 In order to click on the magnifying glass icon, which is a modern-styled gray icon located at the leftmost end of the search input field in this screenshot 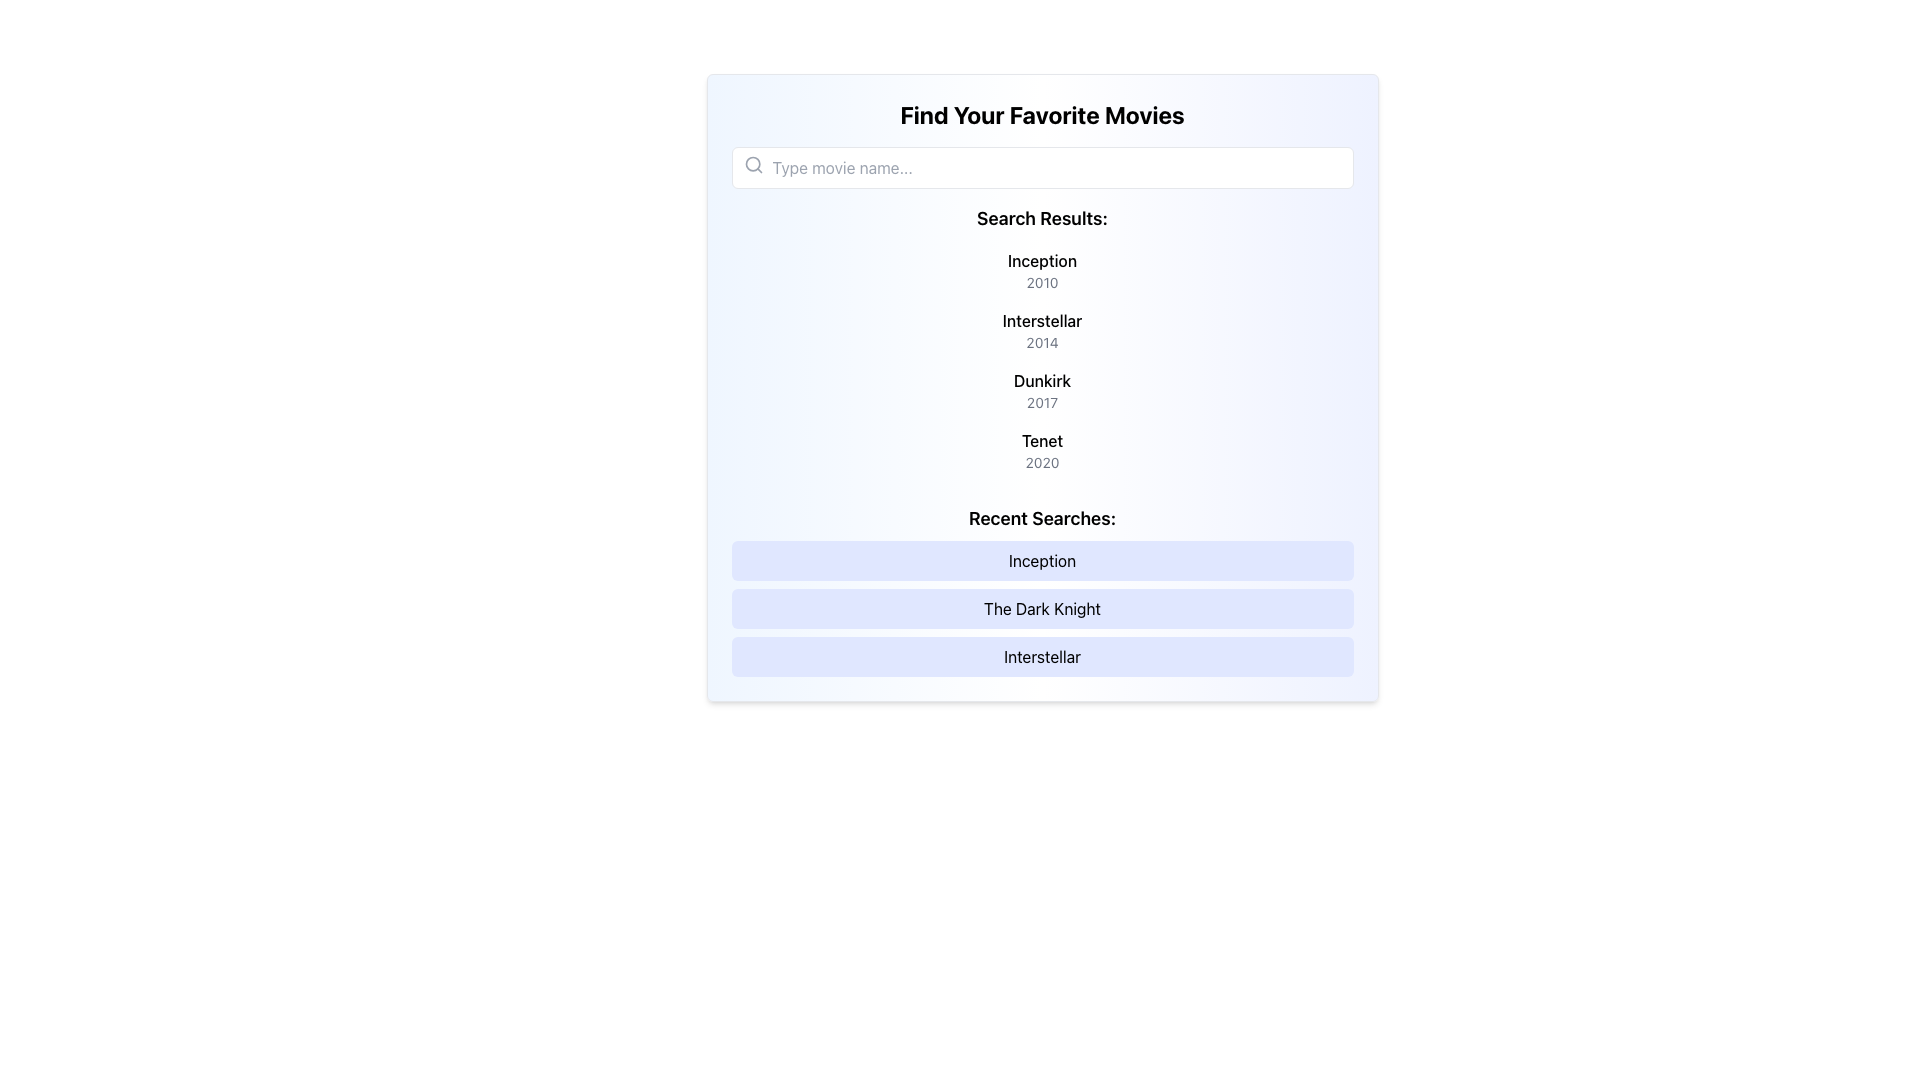, I will do `click(752, 164)`.